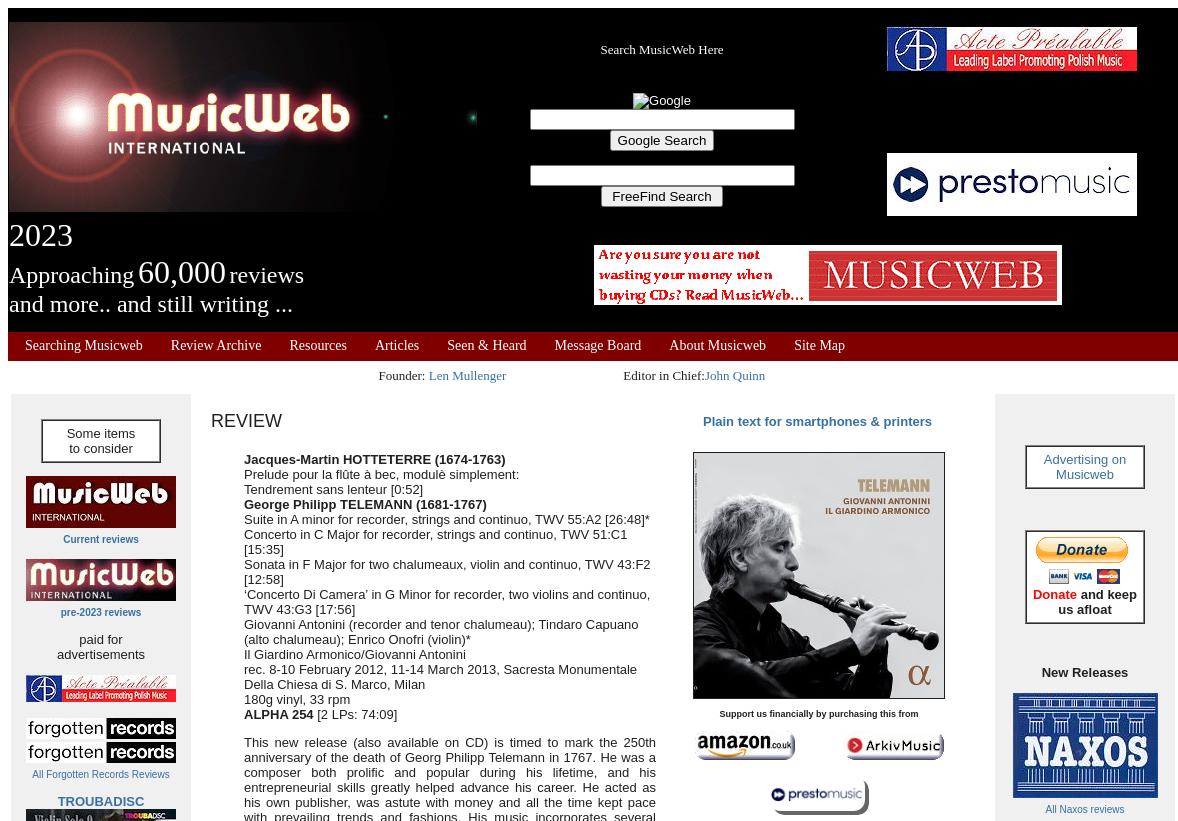 Image resolution: width=1178 pixels, height=821 pixels. What do you see at coordinates (818, 345) in the screenshot?
I see `'Site 
            Map'` at bounding box center [818, 345].